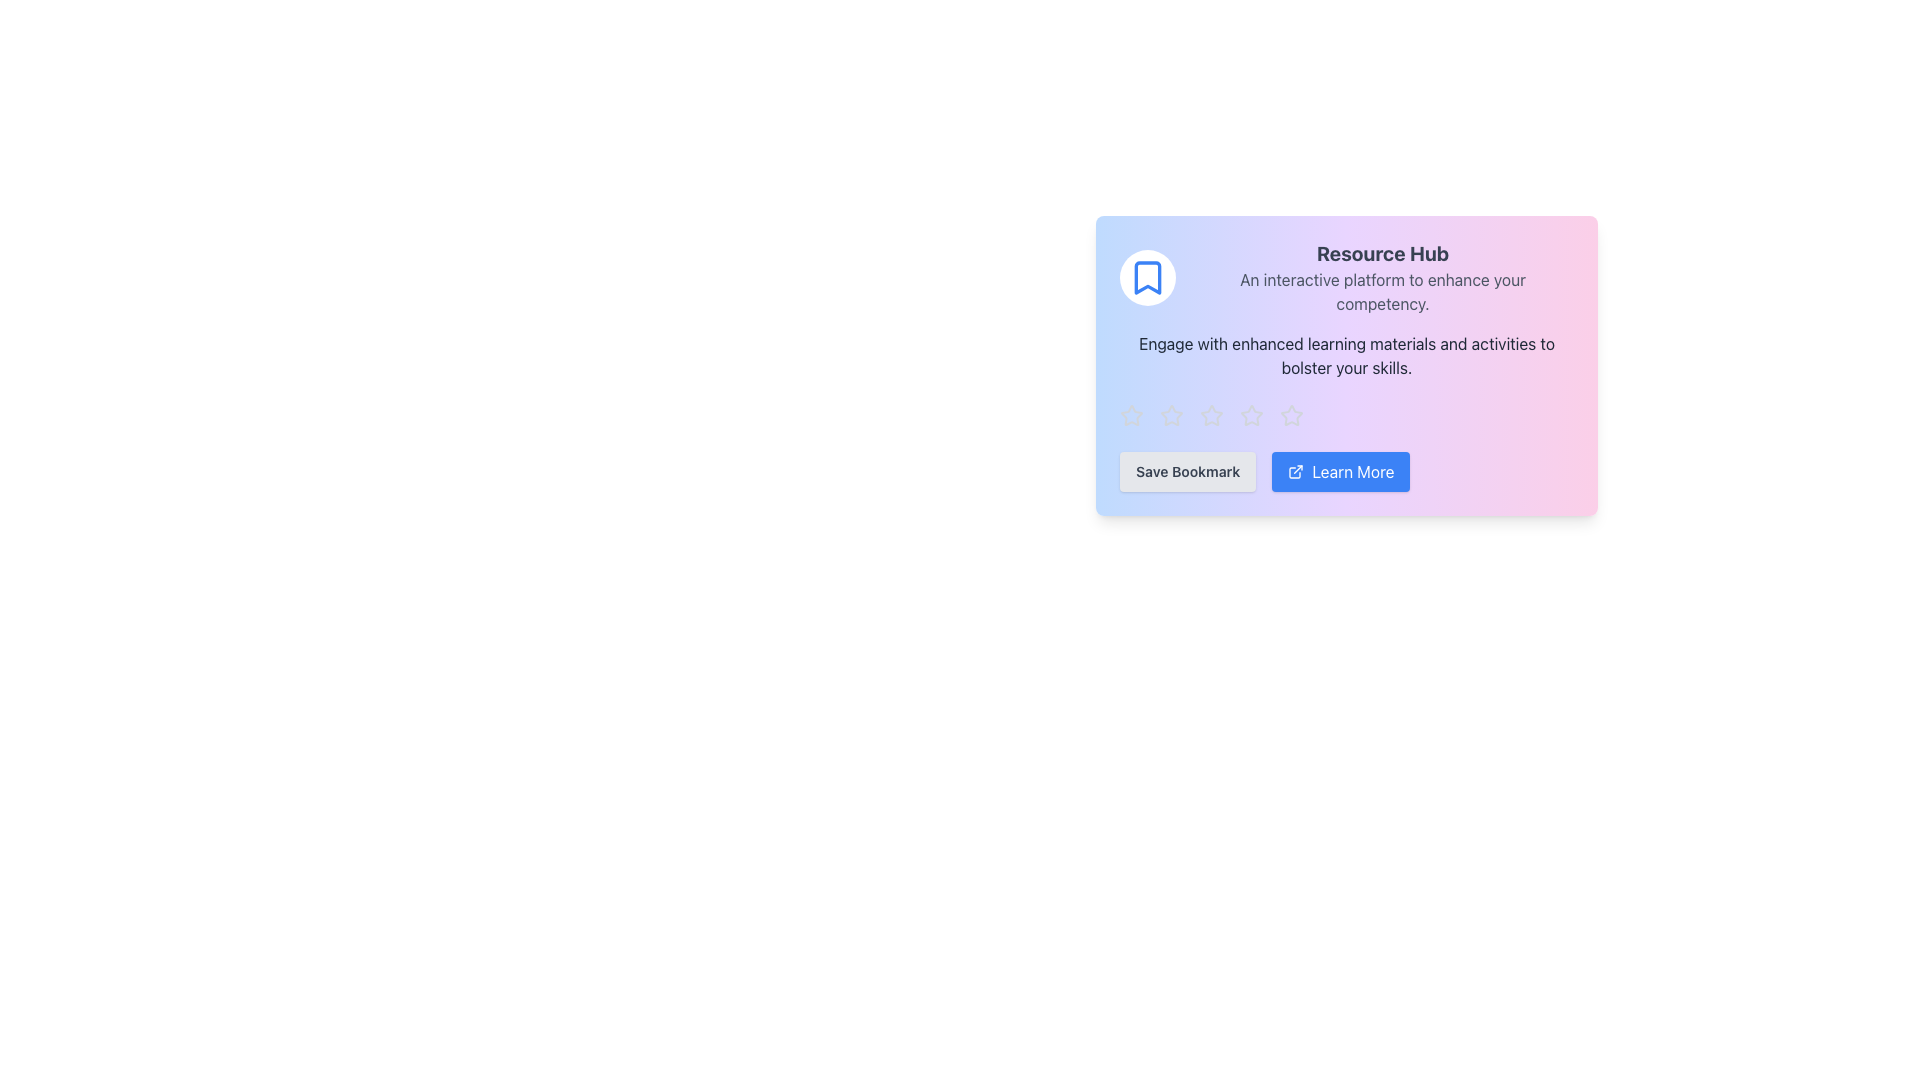  I want to click on the bookmark icon button located at the top-left corner of the 'Resource Hub' card, which represents a feature for saving or marking items, so click(1147, 277).